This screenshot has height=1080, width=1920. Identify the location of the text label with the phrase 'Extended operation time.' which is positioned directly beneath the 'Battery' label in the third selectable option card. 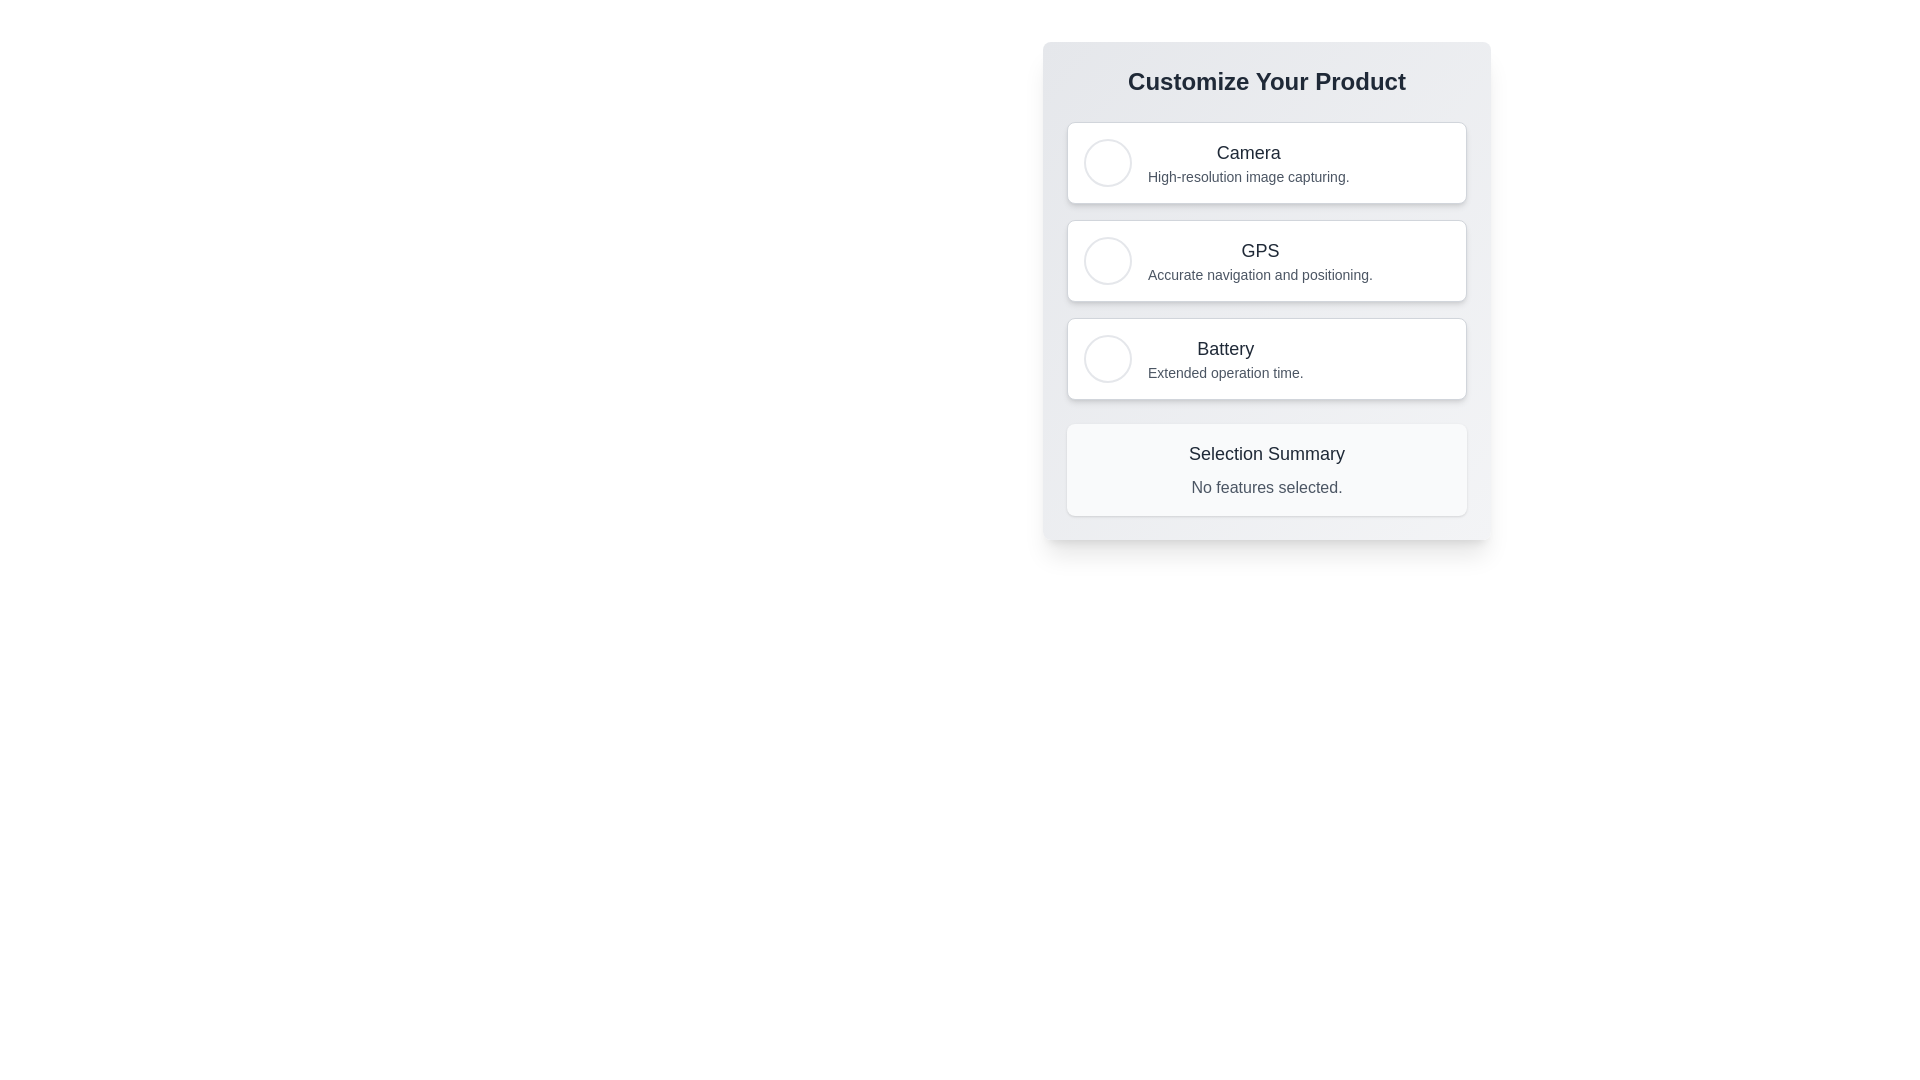
(1224, 373).